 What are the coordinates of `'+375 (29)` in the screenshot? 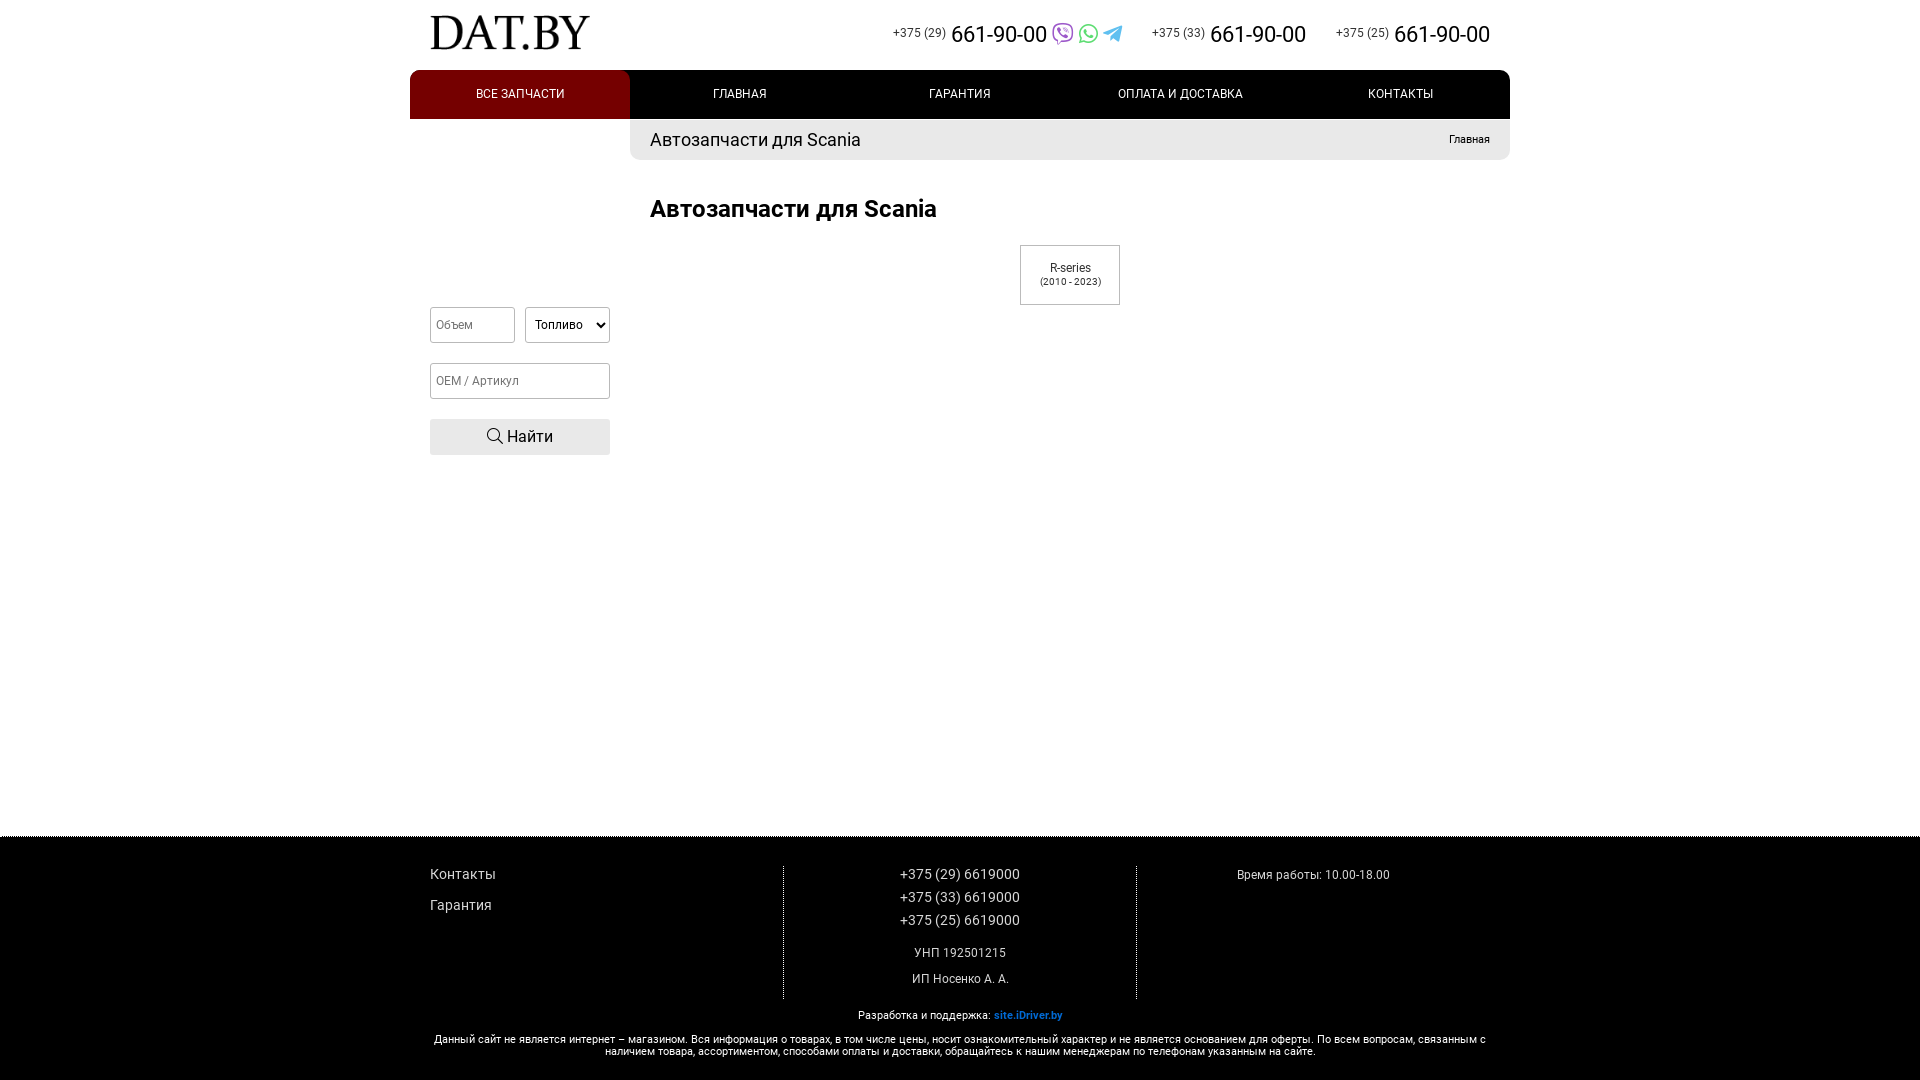 It's located at (992, 34).